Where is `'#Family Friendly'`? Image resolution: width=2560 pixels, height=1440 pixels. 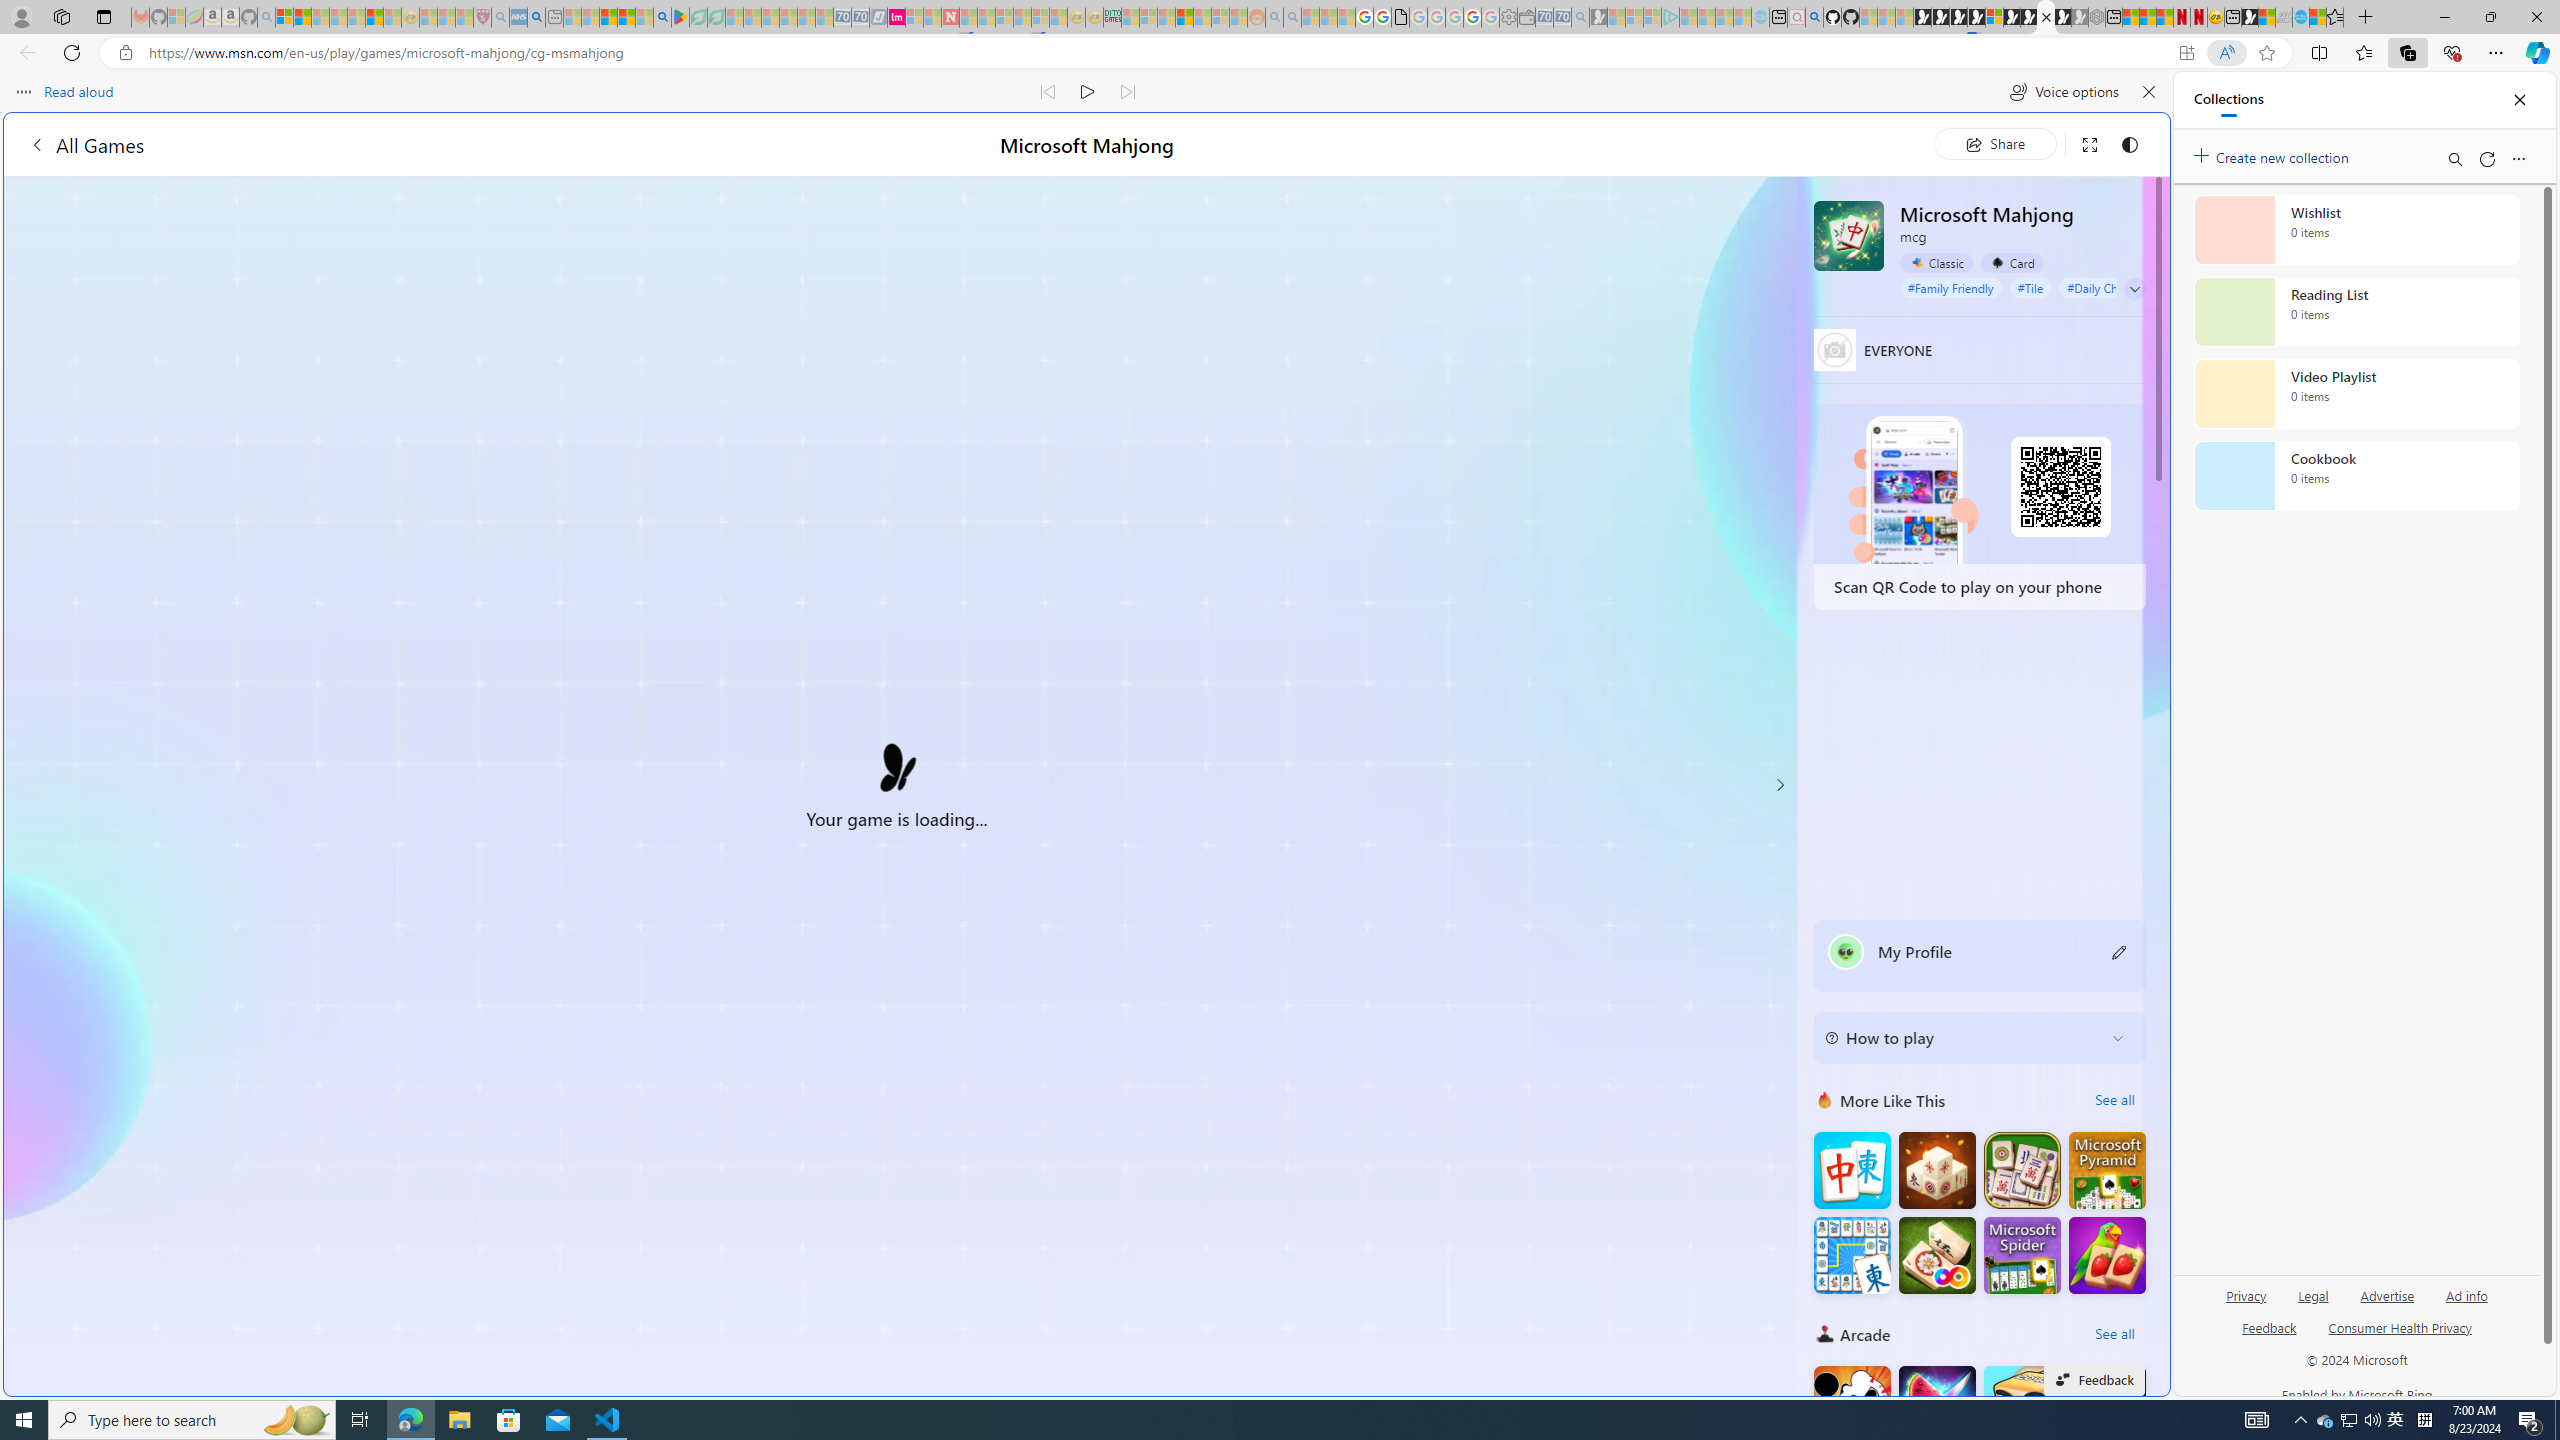 '#Family Friendly' is located at coordinates (1949, 287).